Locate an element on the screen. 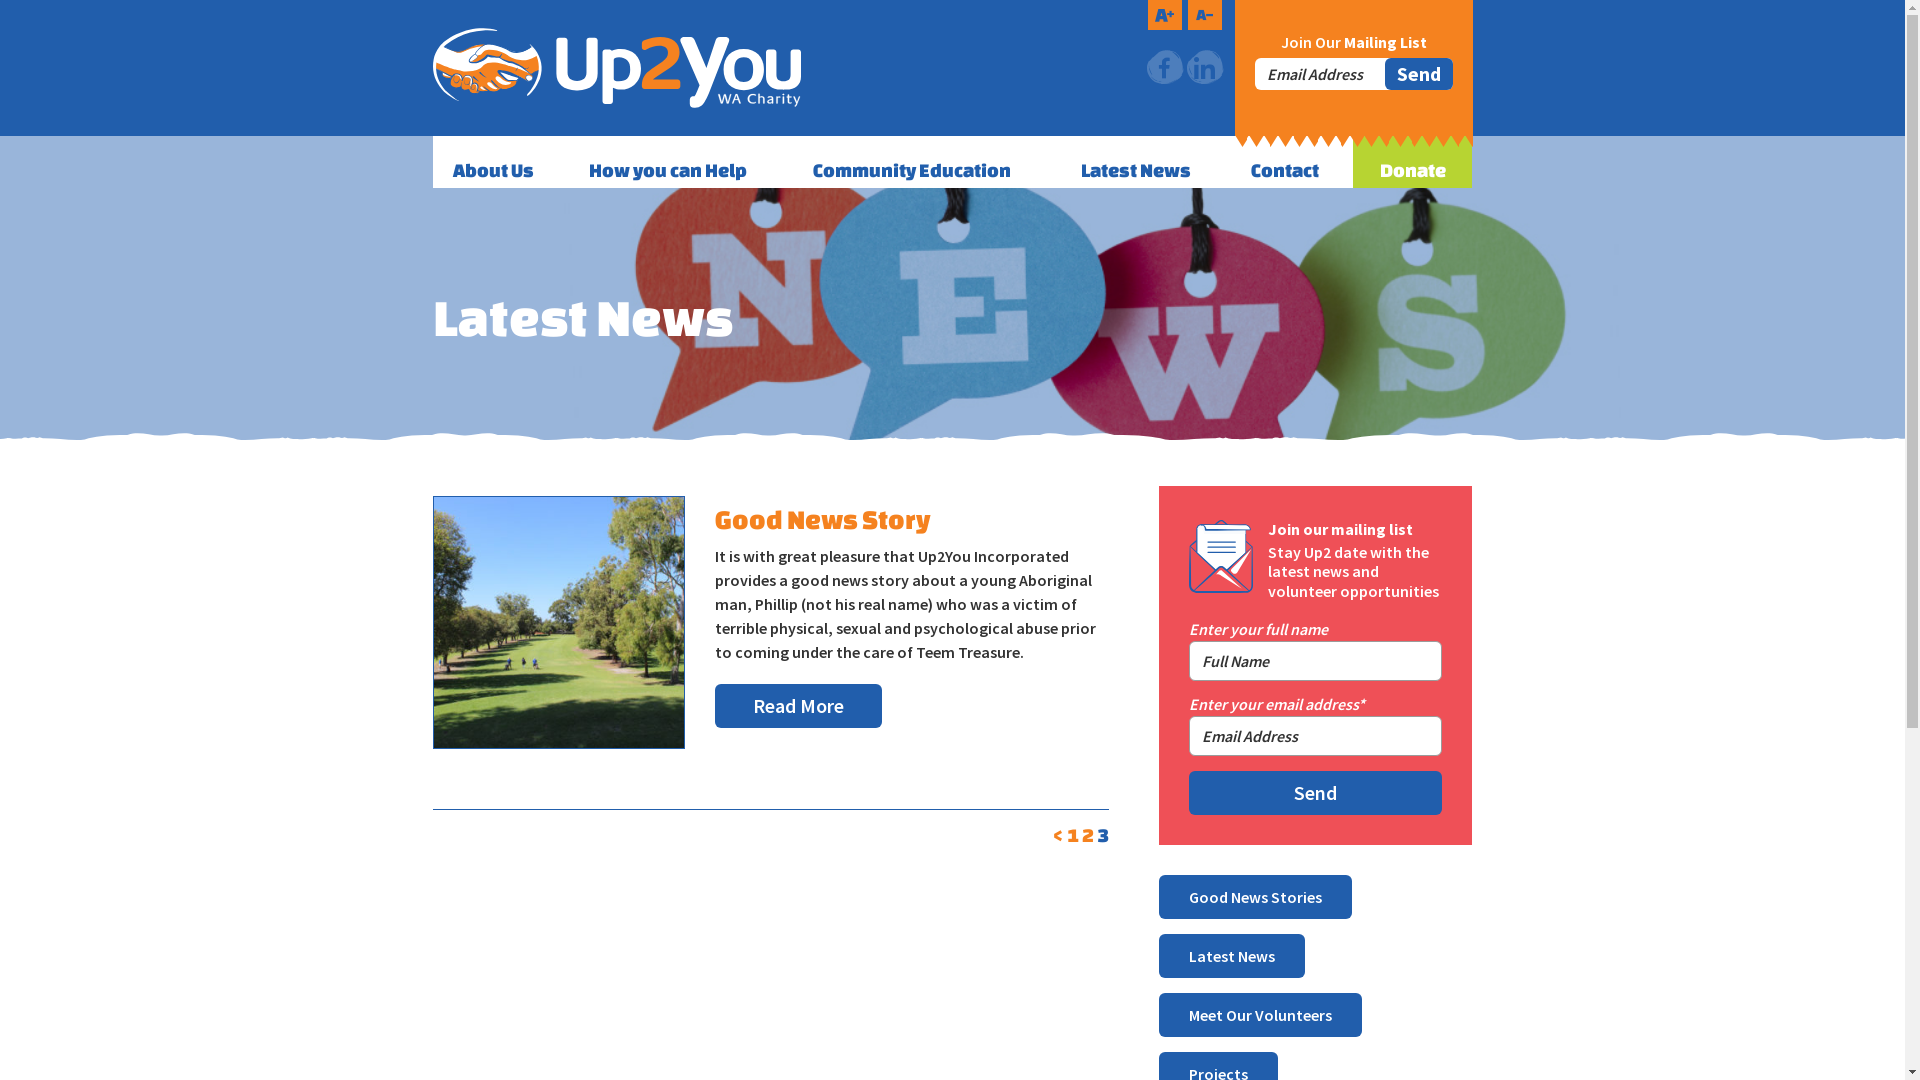  'About Us' is located at coordinates (500, 161).